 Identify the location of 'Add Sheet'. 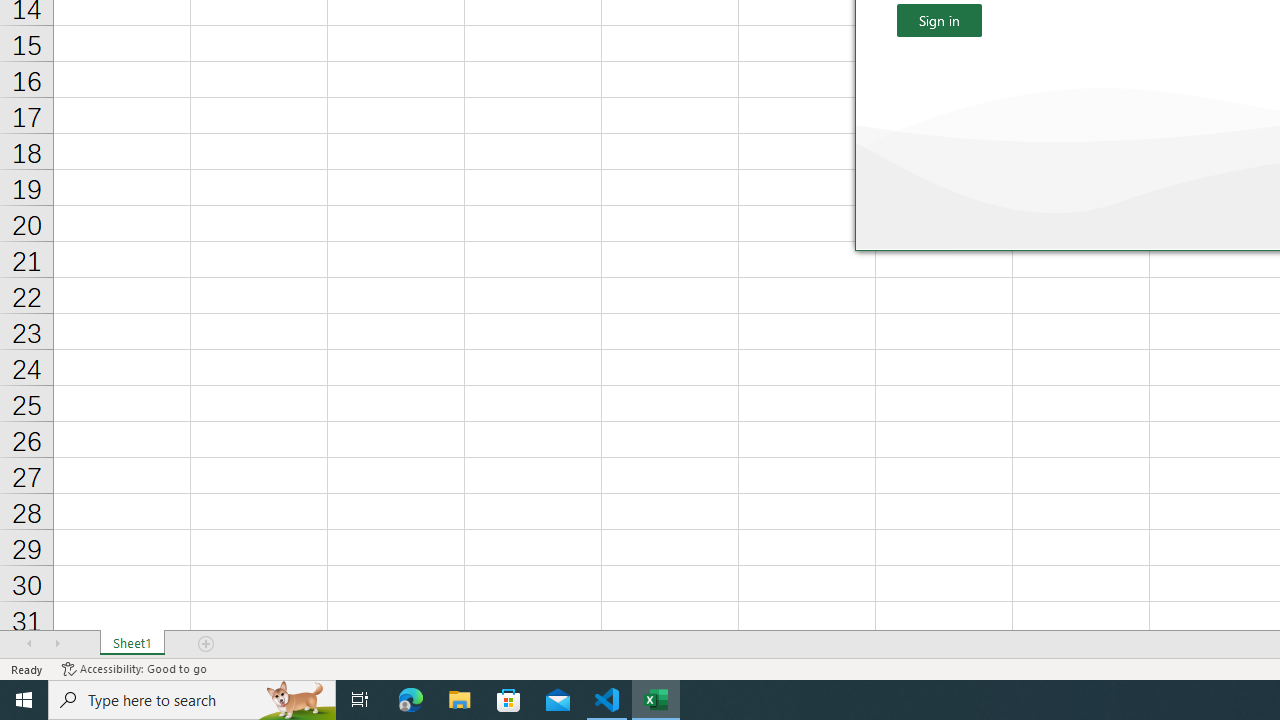
(207, 644).